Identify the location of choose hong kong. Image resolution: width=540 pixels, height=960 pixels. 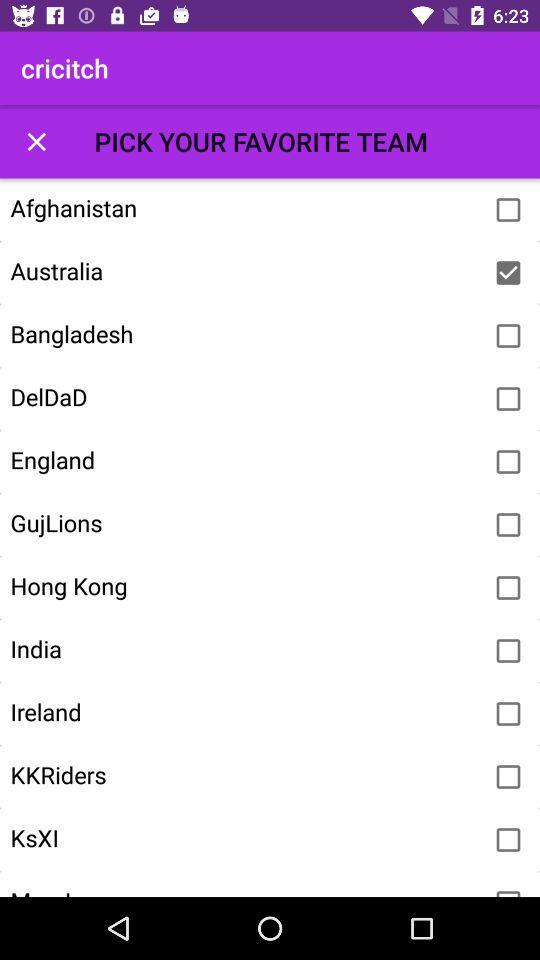
(508, 588).